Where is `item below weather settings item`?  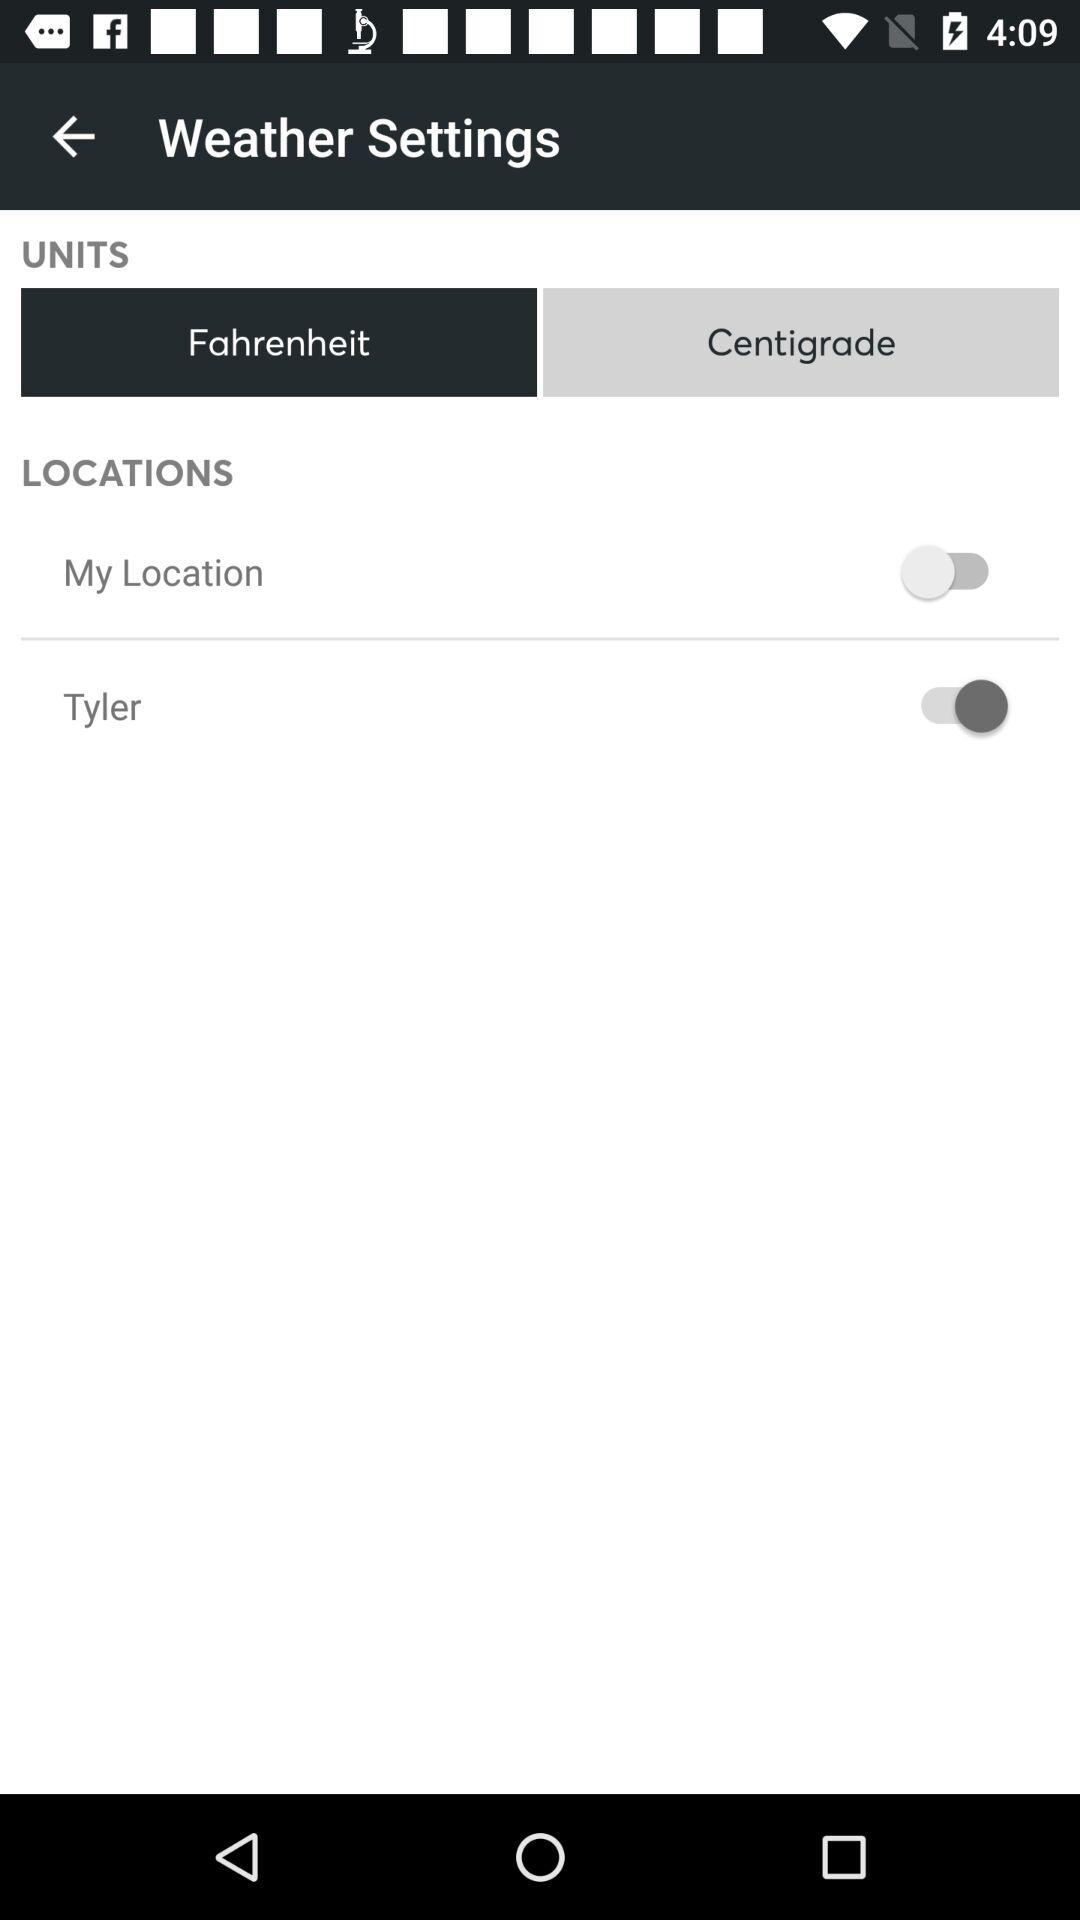 item below weather settings item is located at coordinates (800, 342).